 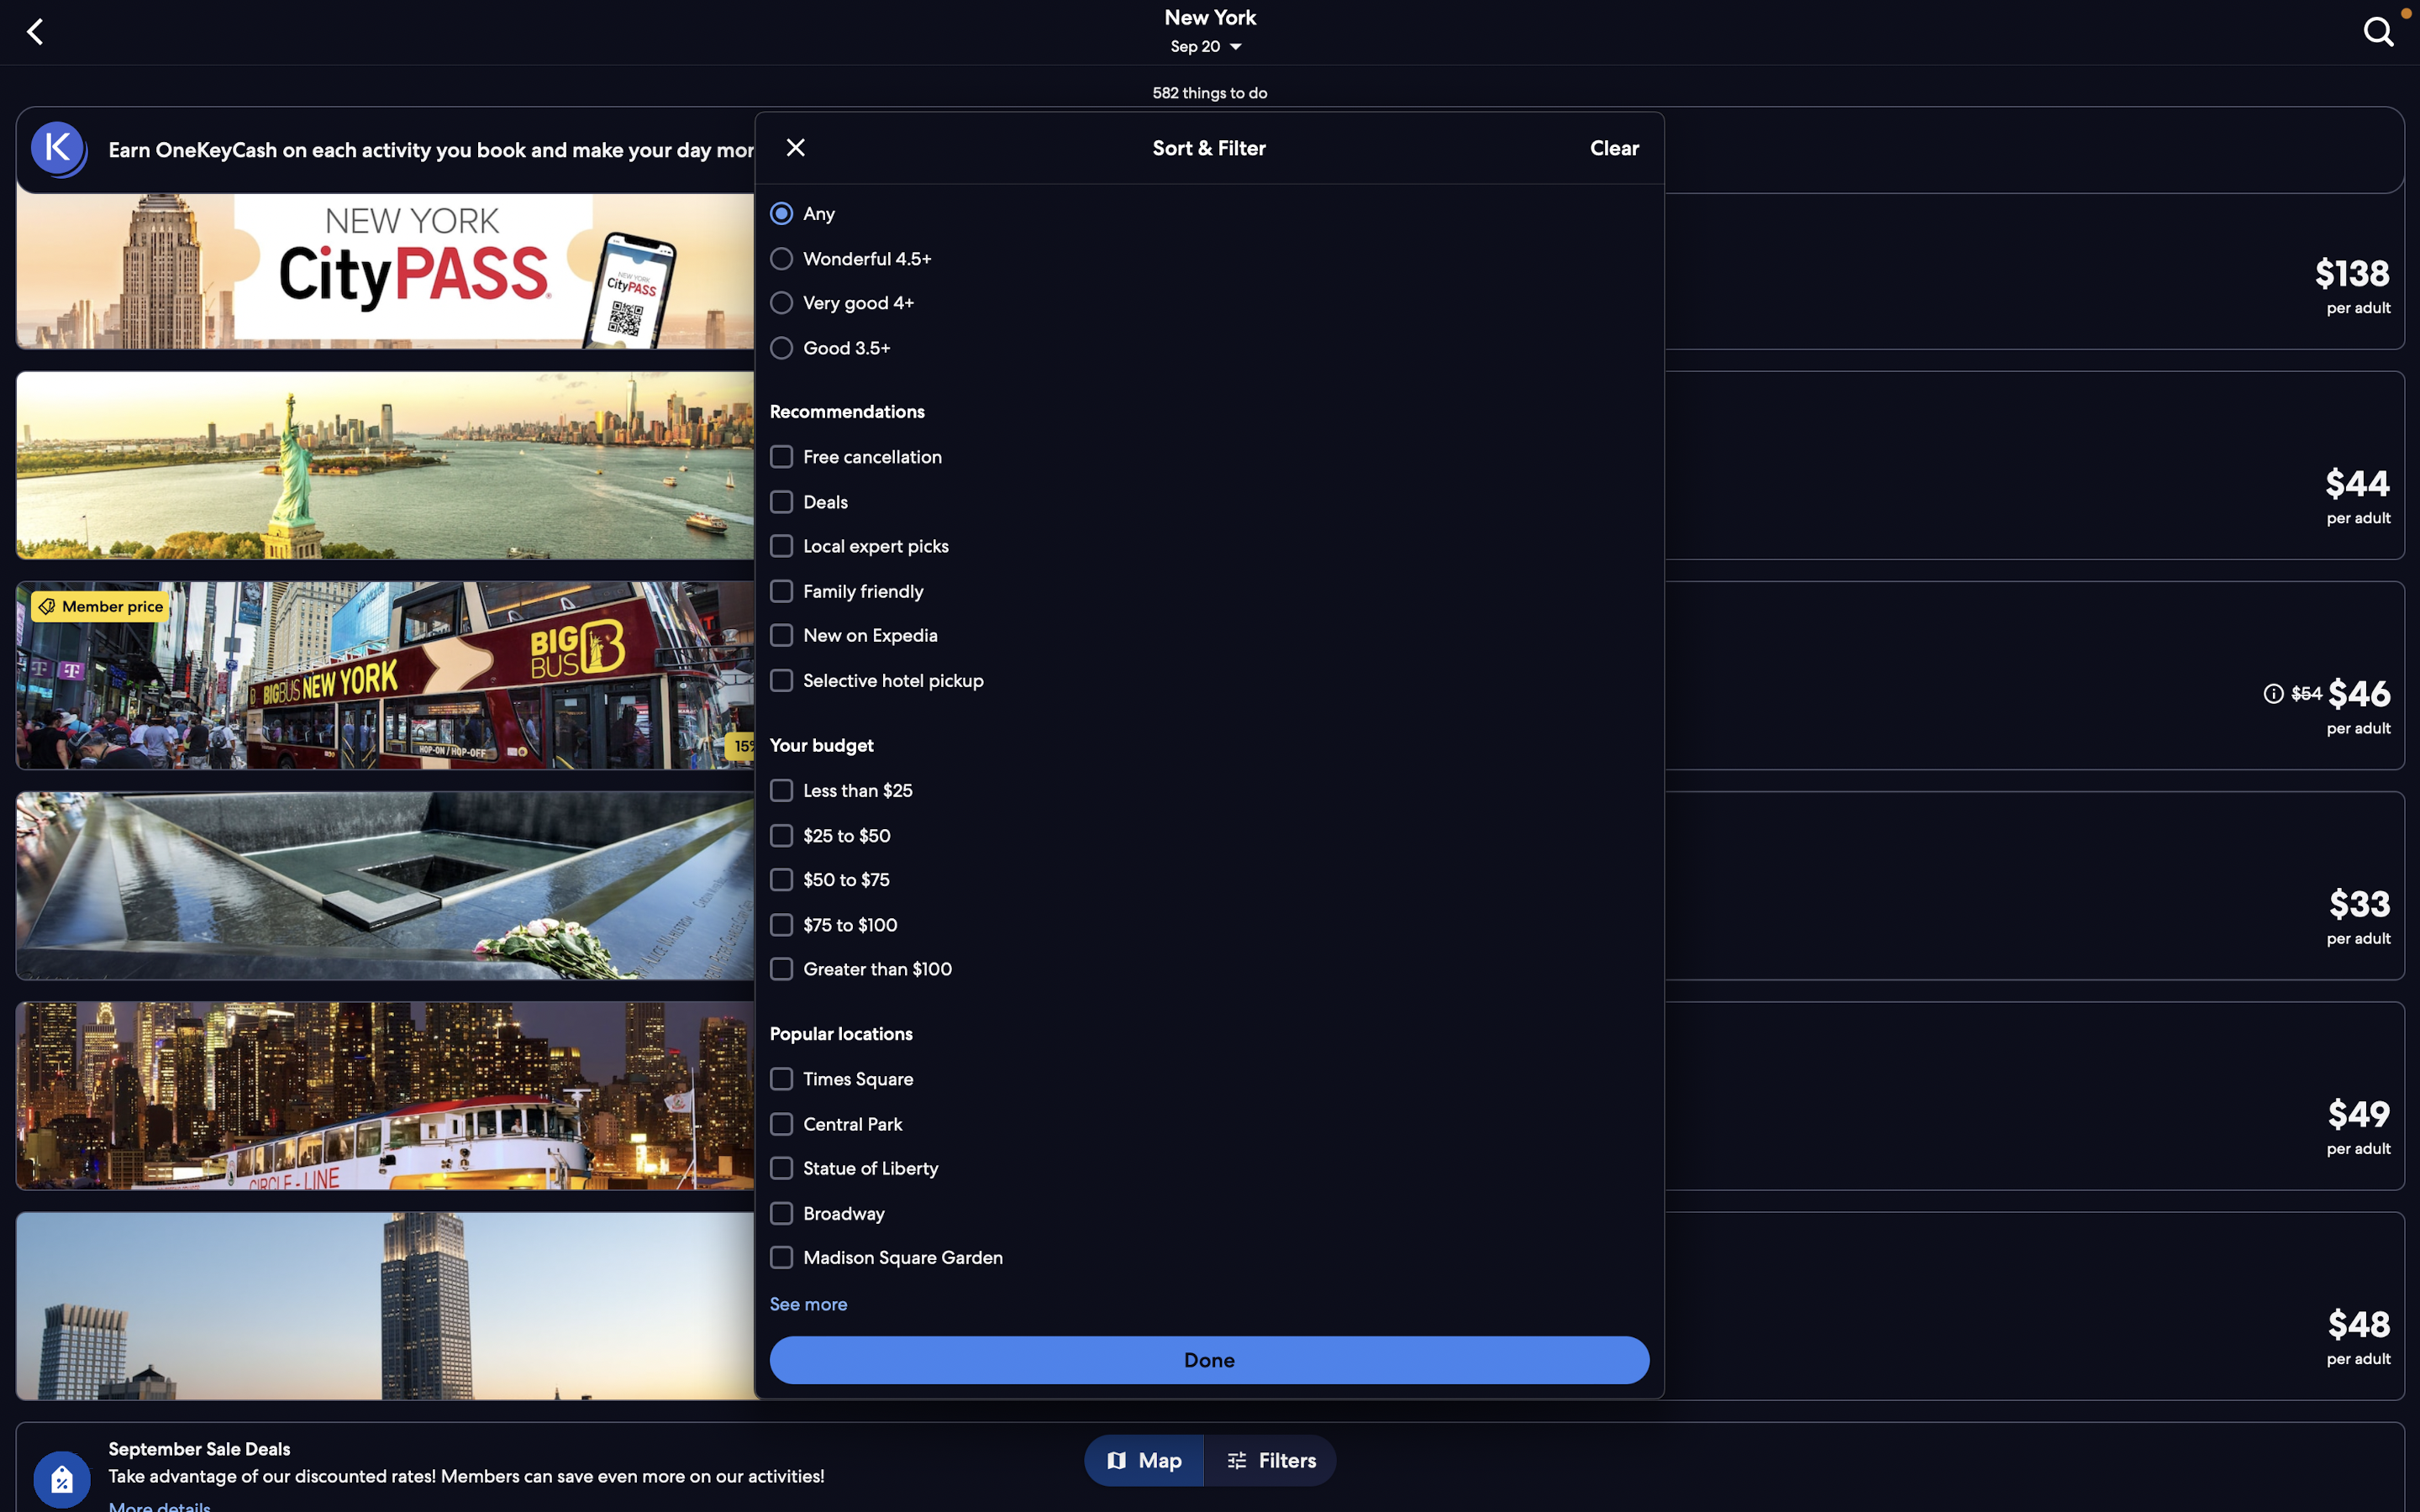 What do you see at coordinates (1206, 303) in the screenshot?
I see `Opt for "very good" and "family friendly" selections` at bounding box center [1206, 303].